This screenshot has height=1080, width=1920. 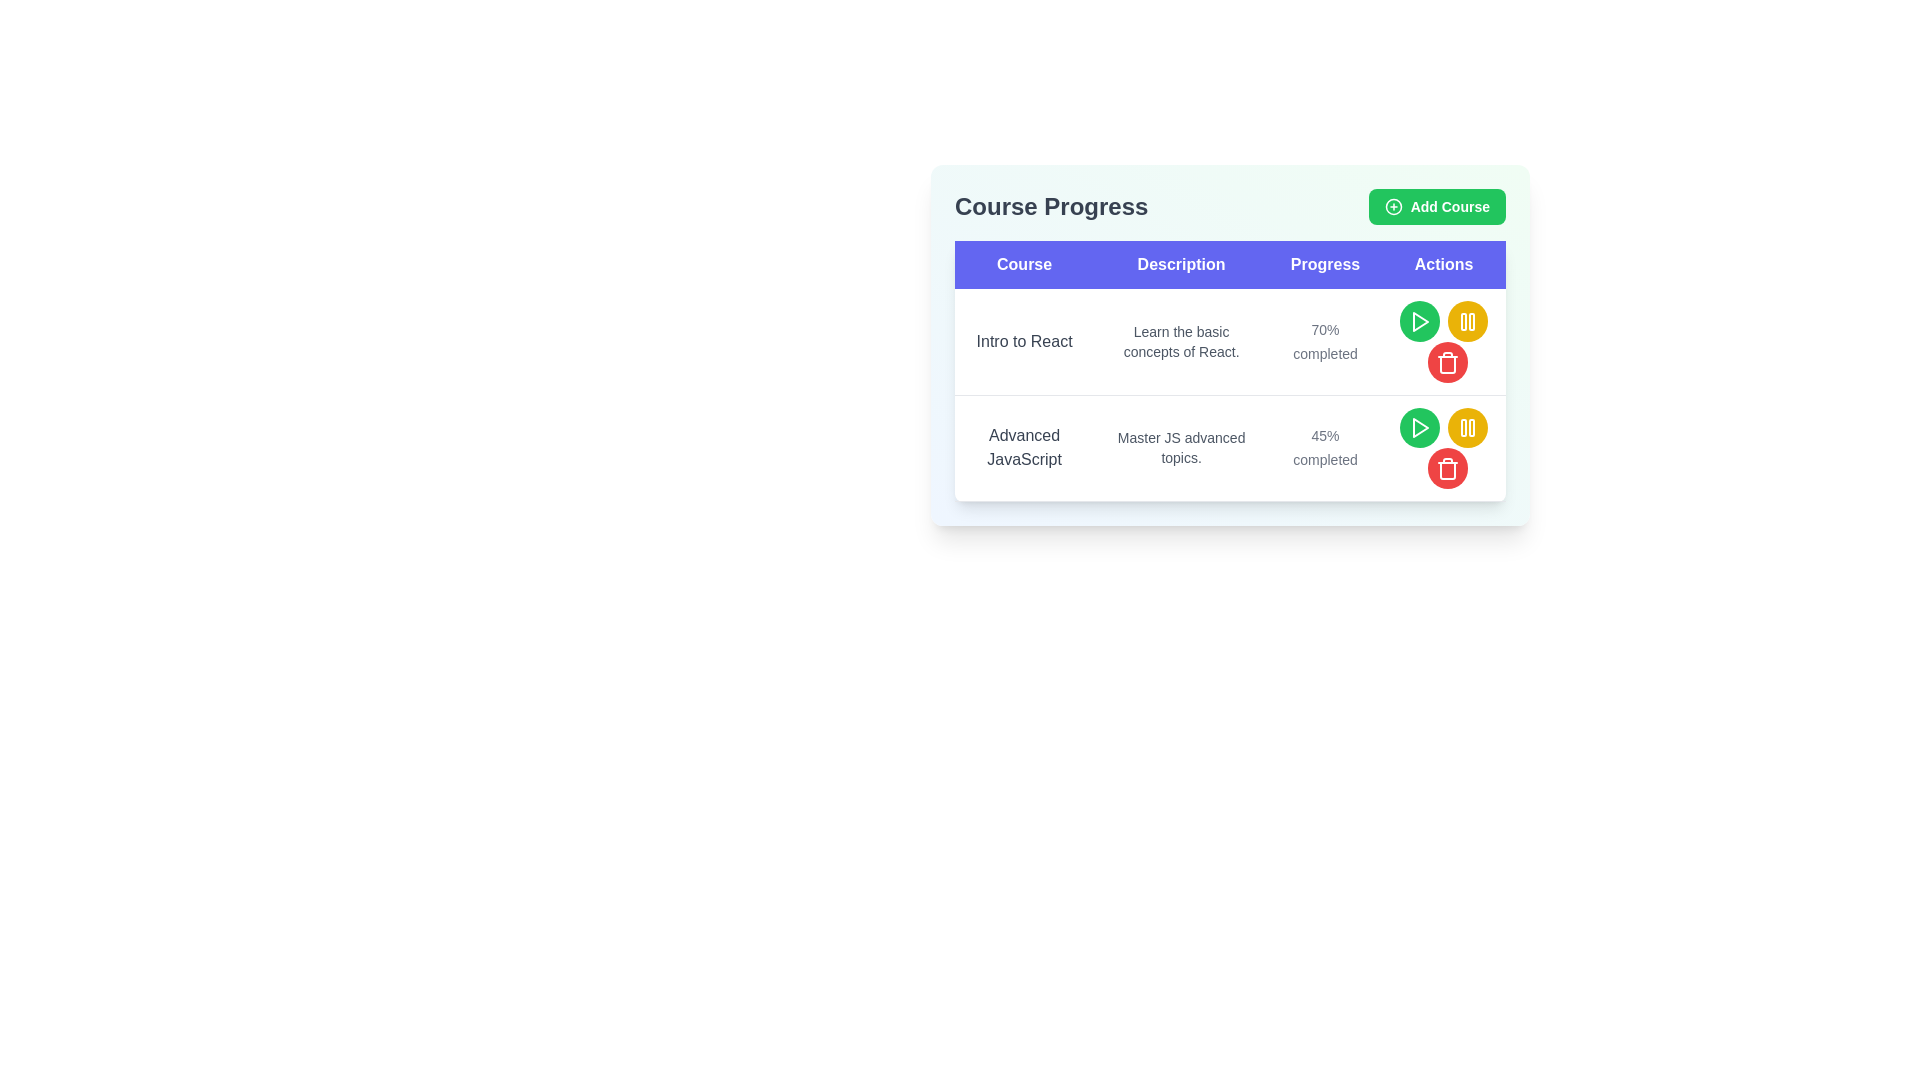 I want to click on the red circular button in the 'Actions' column of the first row, so click(x=1448, y=362).